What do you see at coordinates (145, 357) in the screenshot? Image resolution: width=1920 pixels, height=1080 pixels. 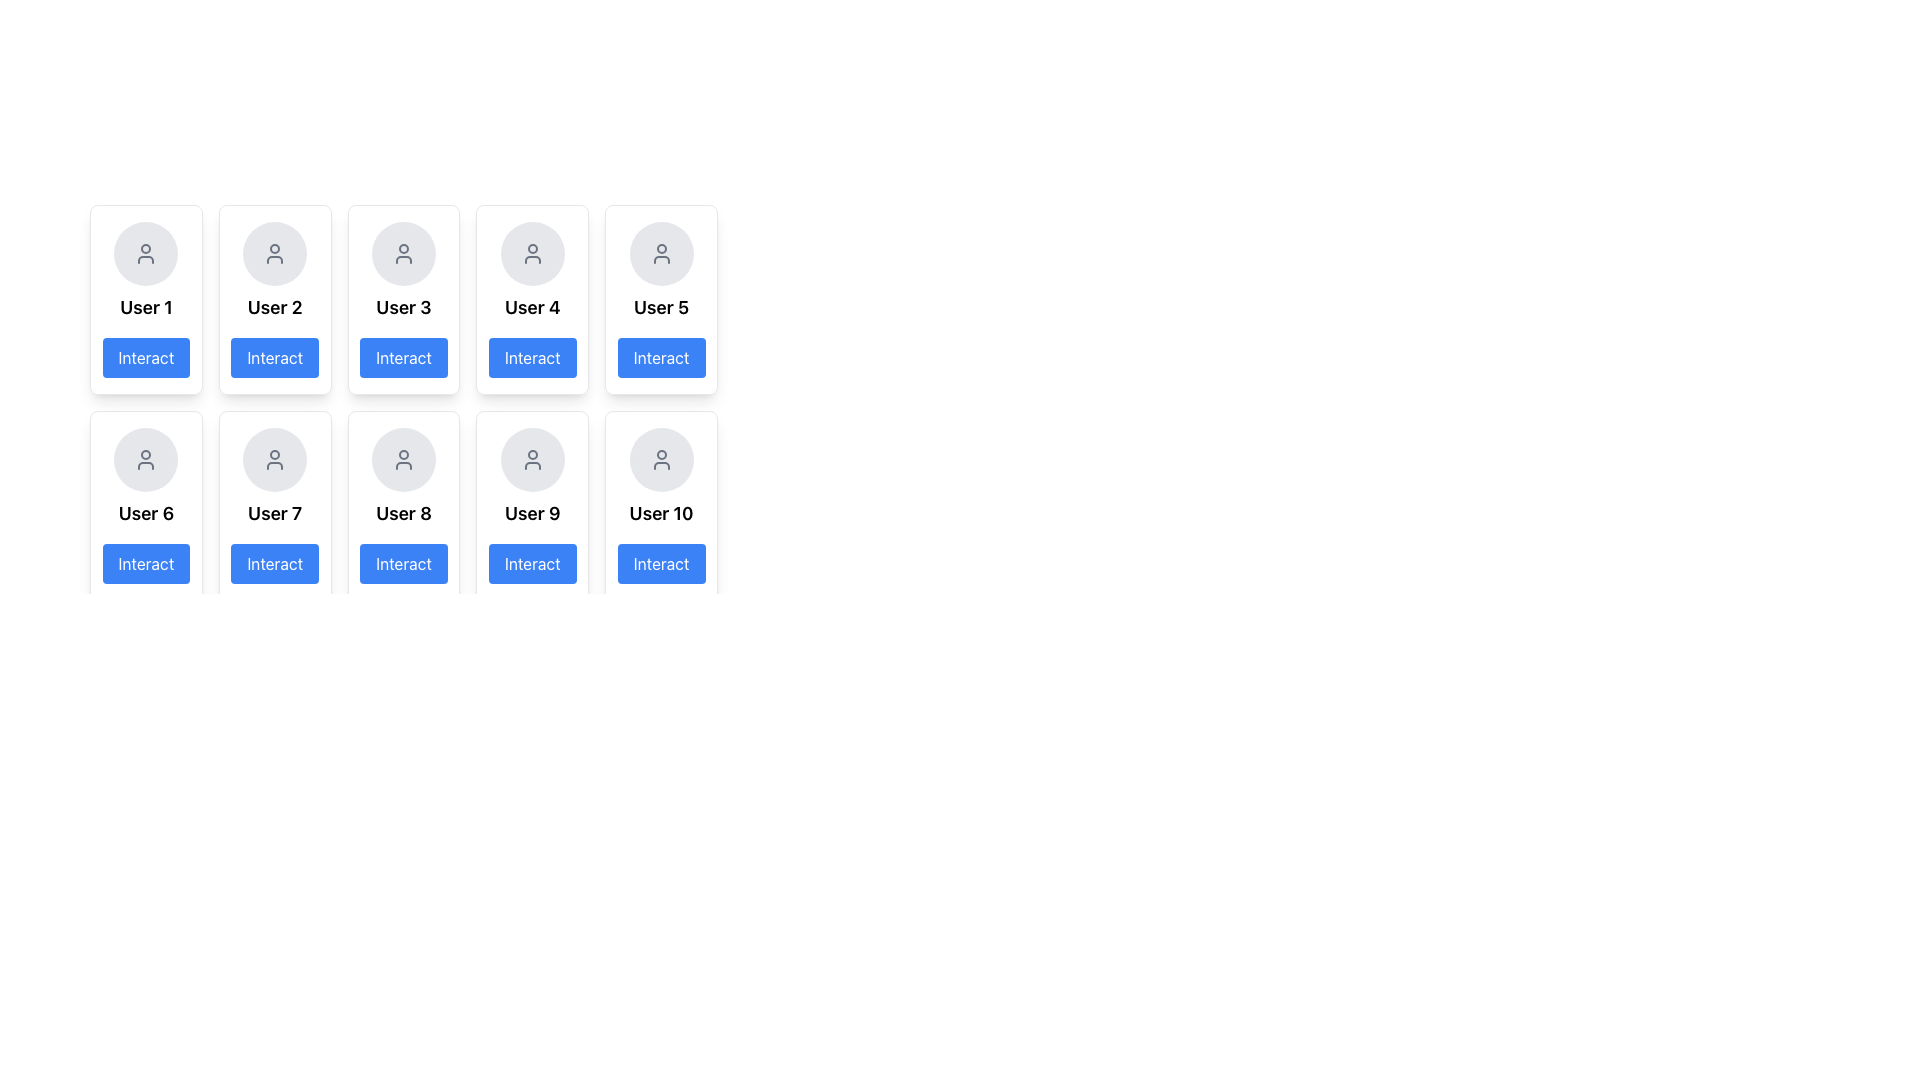 I see `the 'Interact' button located directly below the text label 'User 1' to initiate an action` at bounding box center [145, 357].